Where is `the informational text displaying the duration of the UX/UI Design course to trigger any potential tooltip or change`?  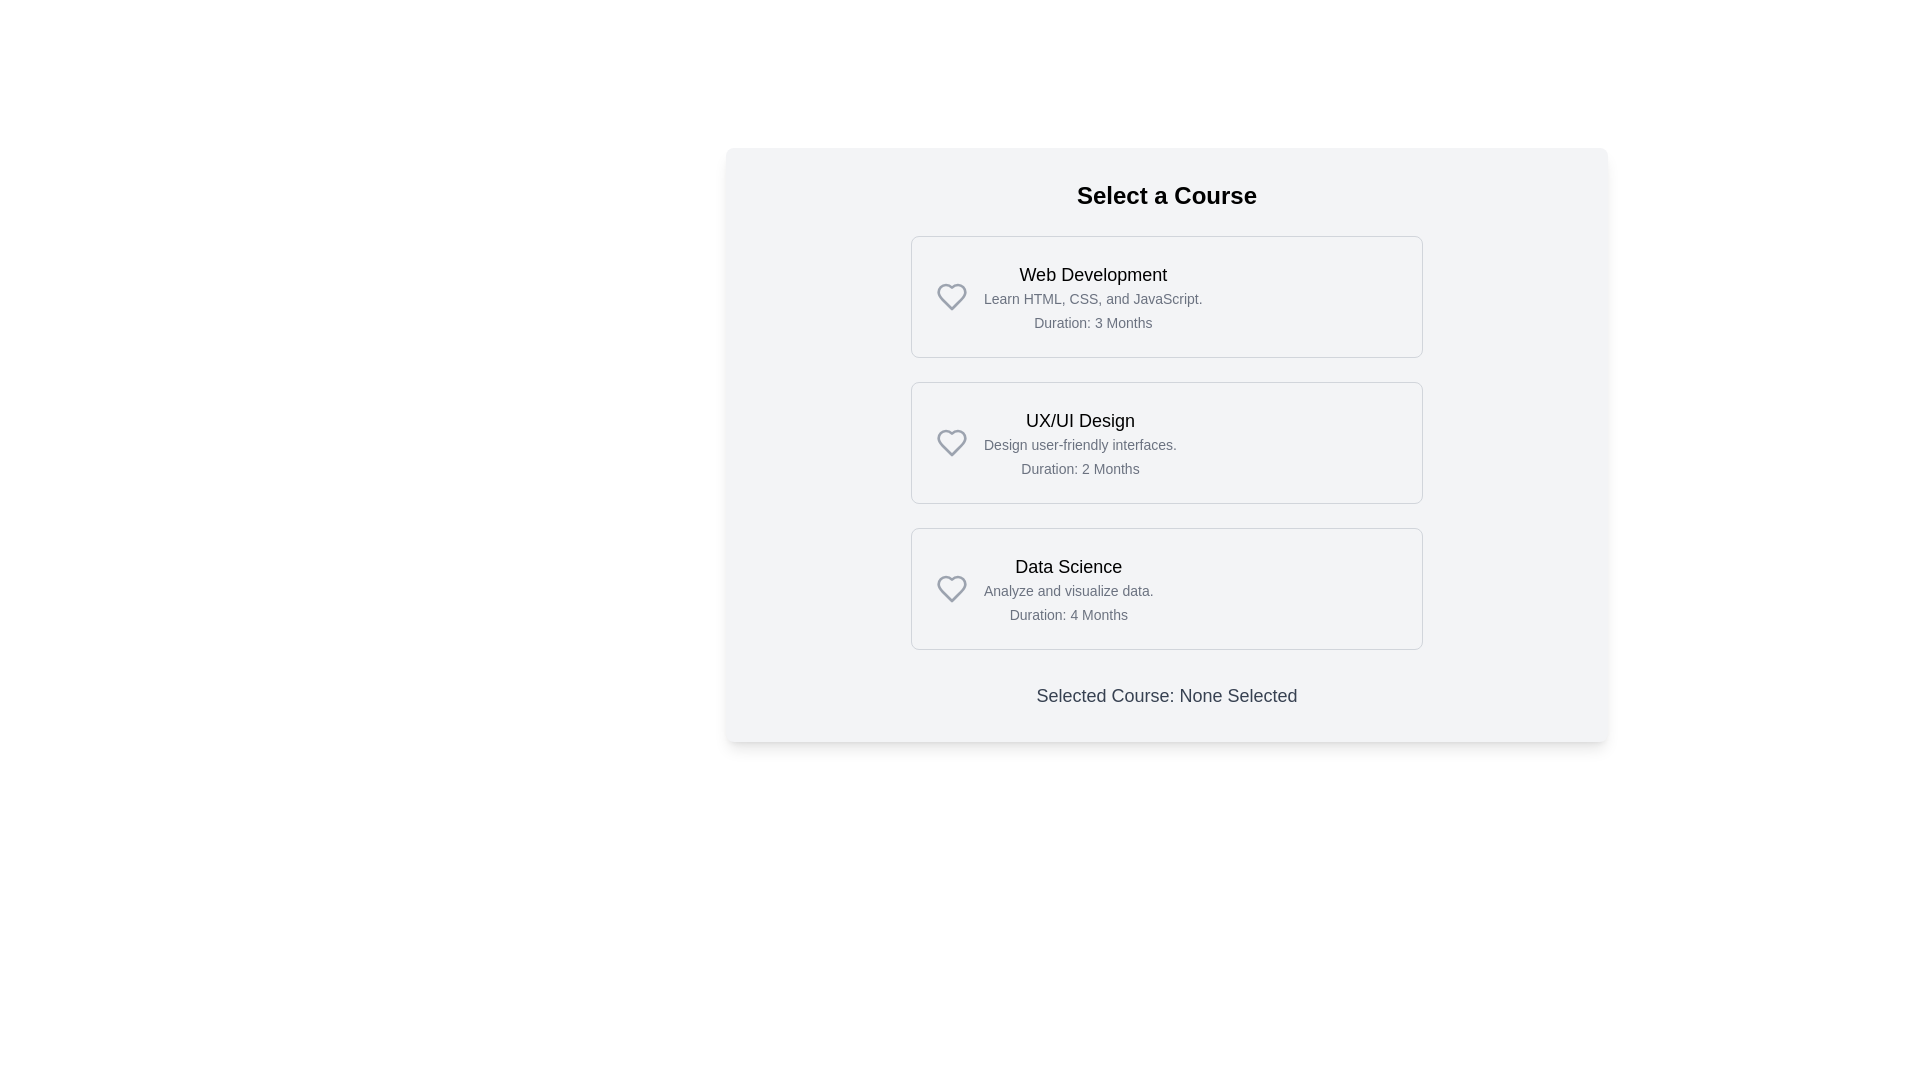 the informational text displaying the duration of the UX/UI Design course to trigger any potential tooltip or change is located at coordinates (1079, 469).